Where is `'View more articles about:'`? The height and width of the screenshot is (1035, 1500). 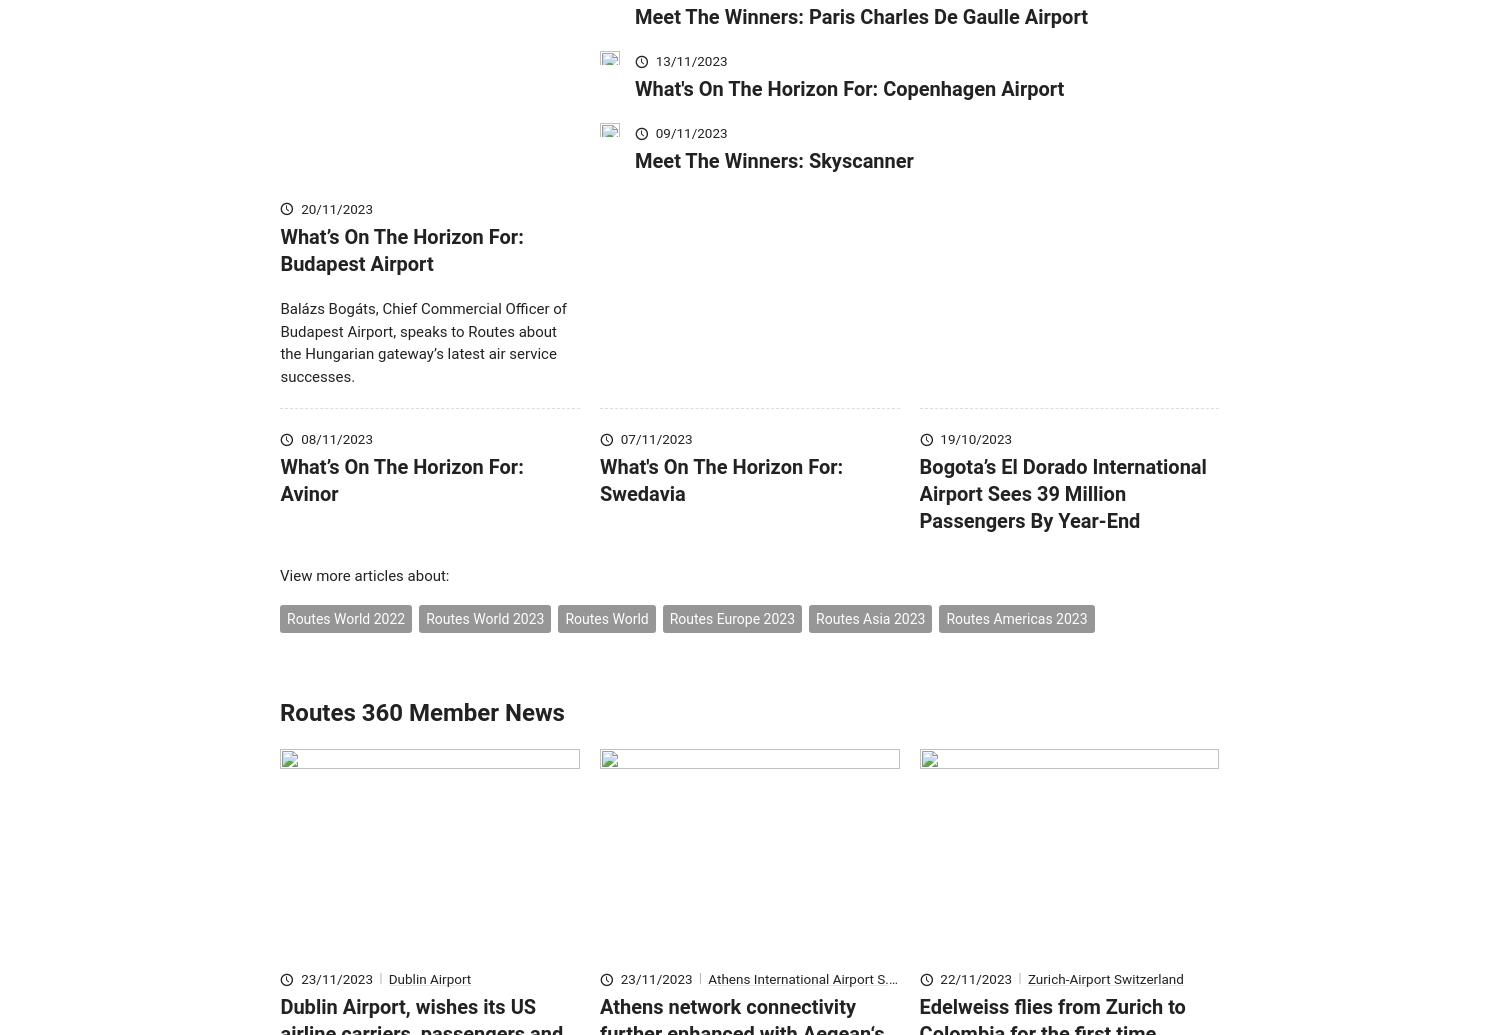 'View more articles about:' is located at coordinates (363, 604).